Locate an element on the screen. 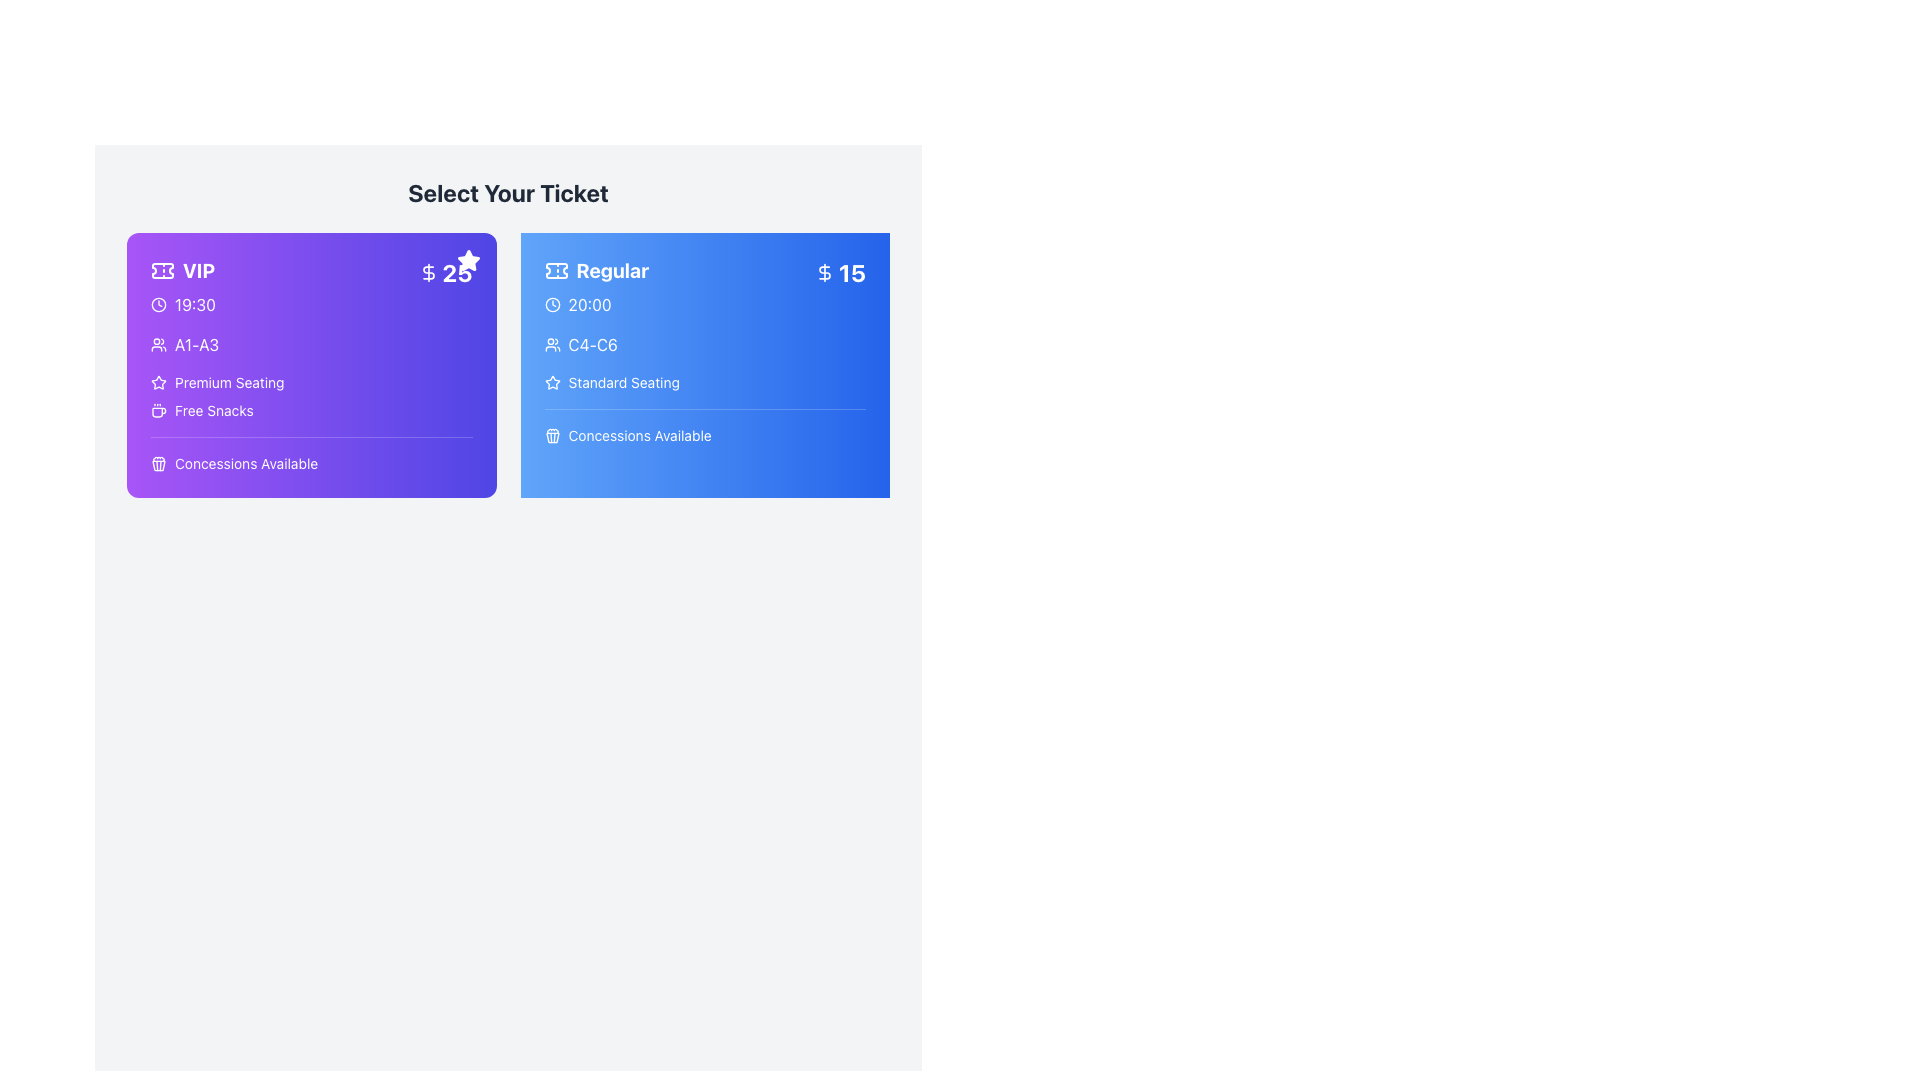 The image size is (1920, 1080). the waste disposal icon located below the 'Concessions Available' text in the regular ticket section of the UI is located at coordinates (552, 437).